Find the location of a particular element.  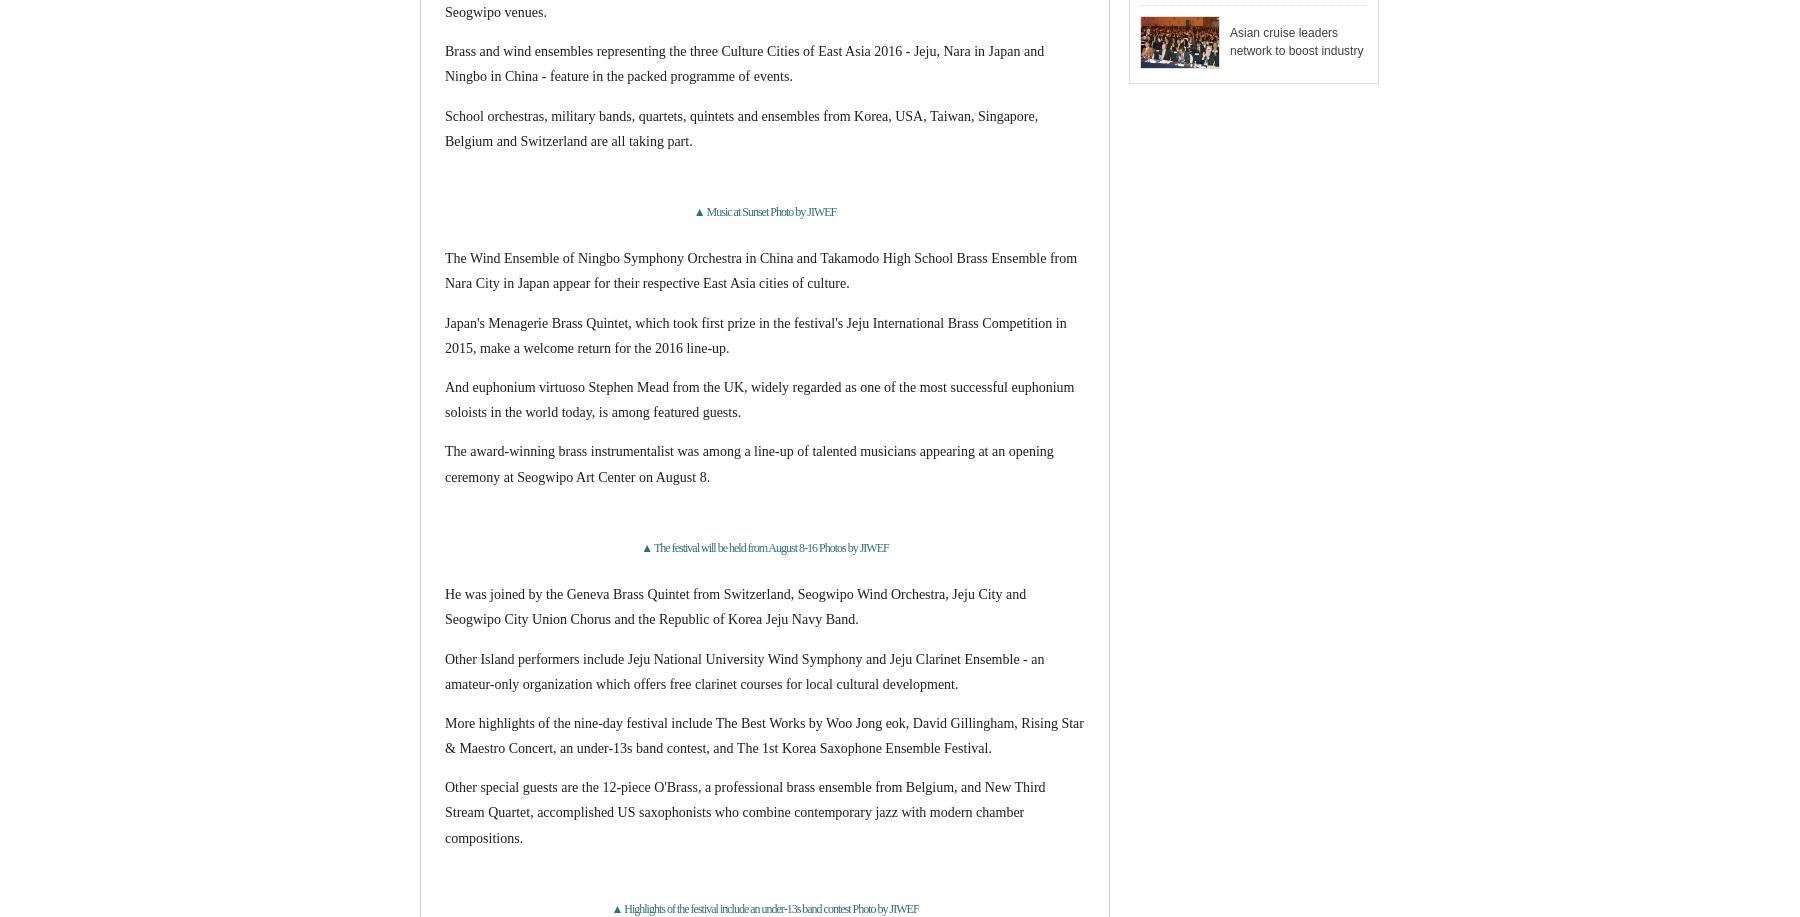

'More highlights of the nine-day festival include The Best Works by Woo Jong eok, David Gillingham, Rising Star & Maestro Concert, an under-13s band contest, and The 1st Korea Saxophone Ensemble Festival.' is located at coordinates (762, 734).